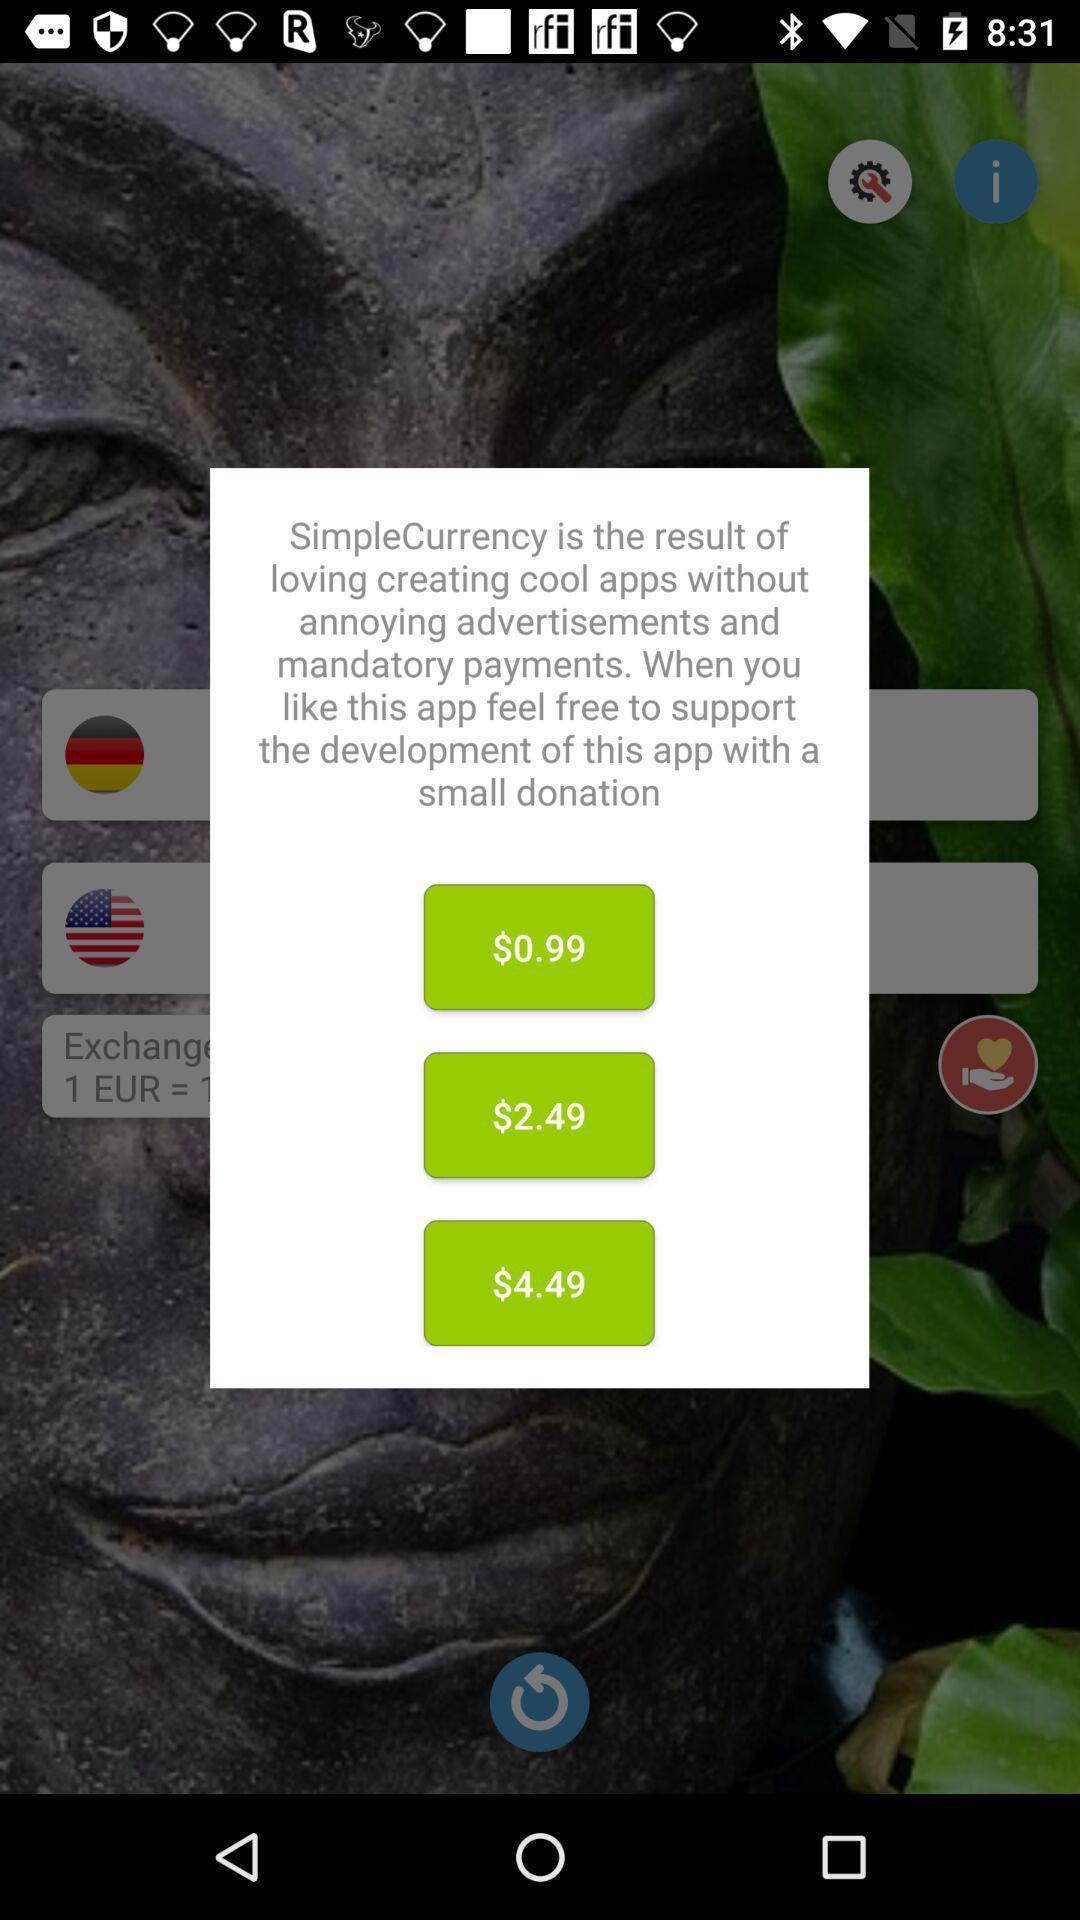  What do you see at coordinates (538, 1701) in the screenshot?
I see `the refresh icon` at bounding box center [538, 1701].